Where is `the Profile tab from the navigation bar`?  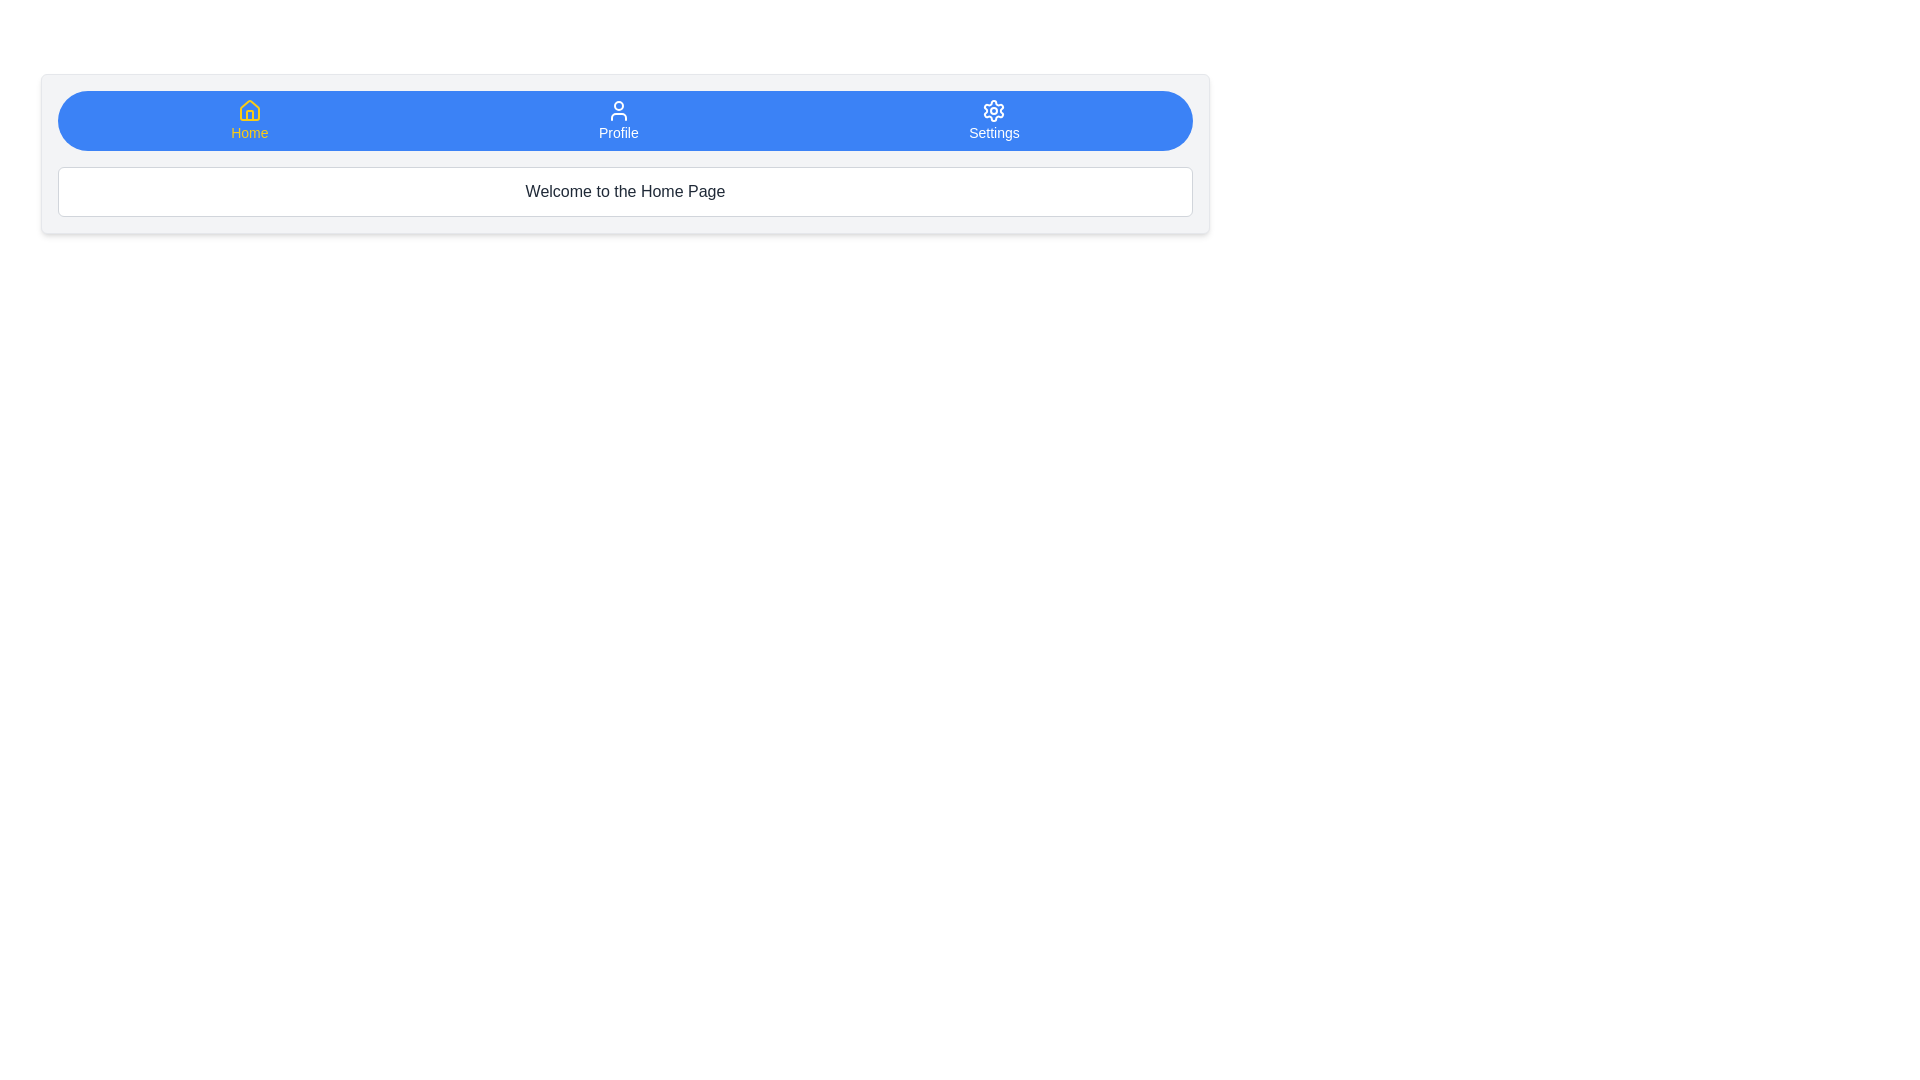 the Profile tab from the navigation bar is located at coordinates (617, 120).